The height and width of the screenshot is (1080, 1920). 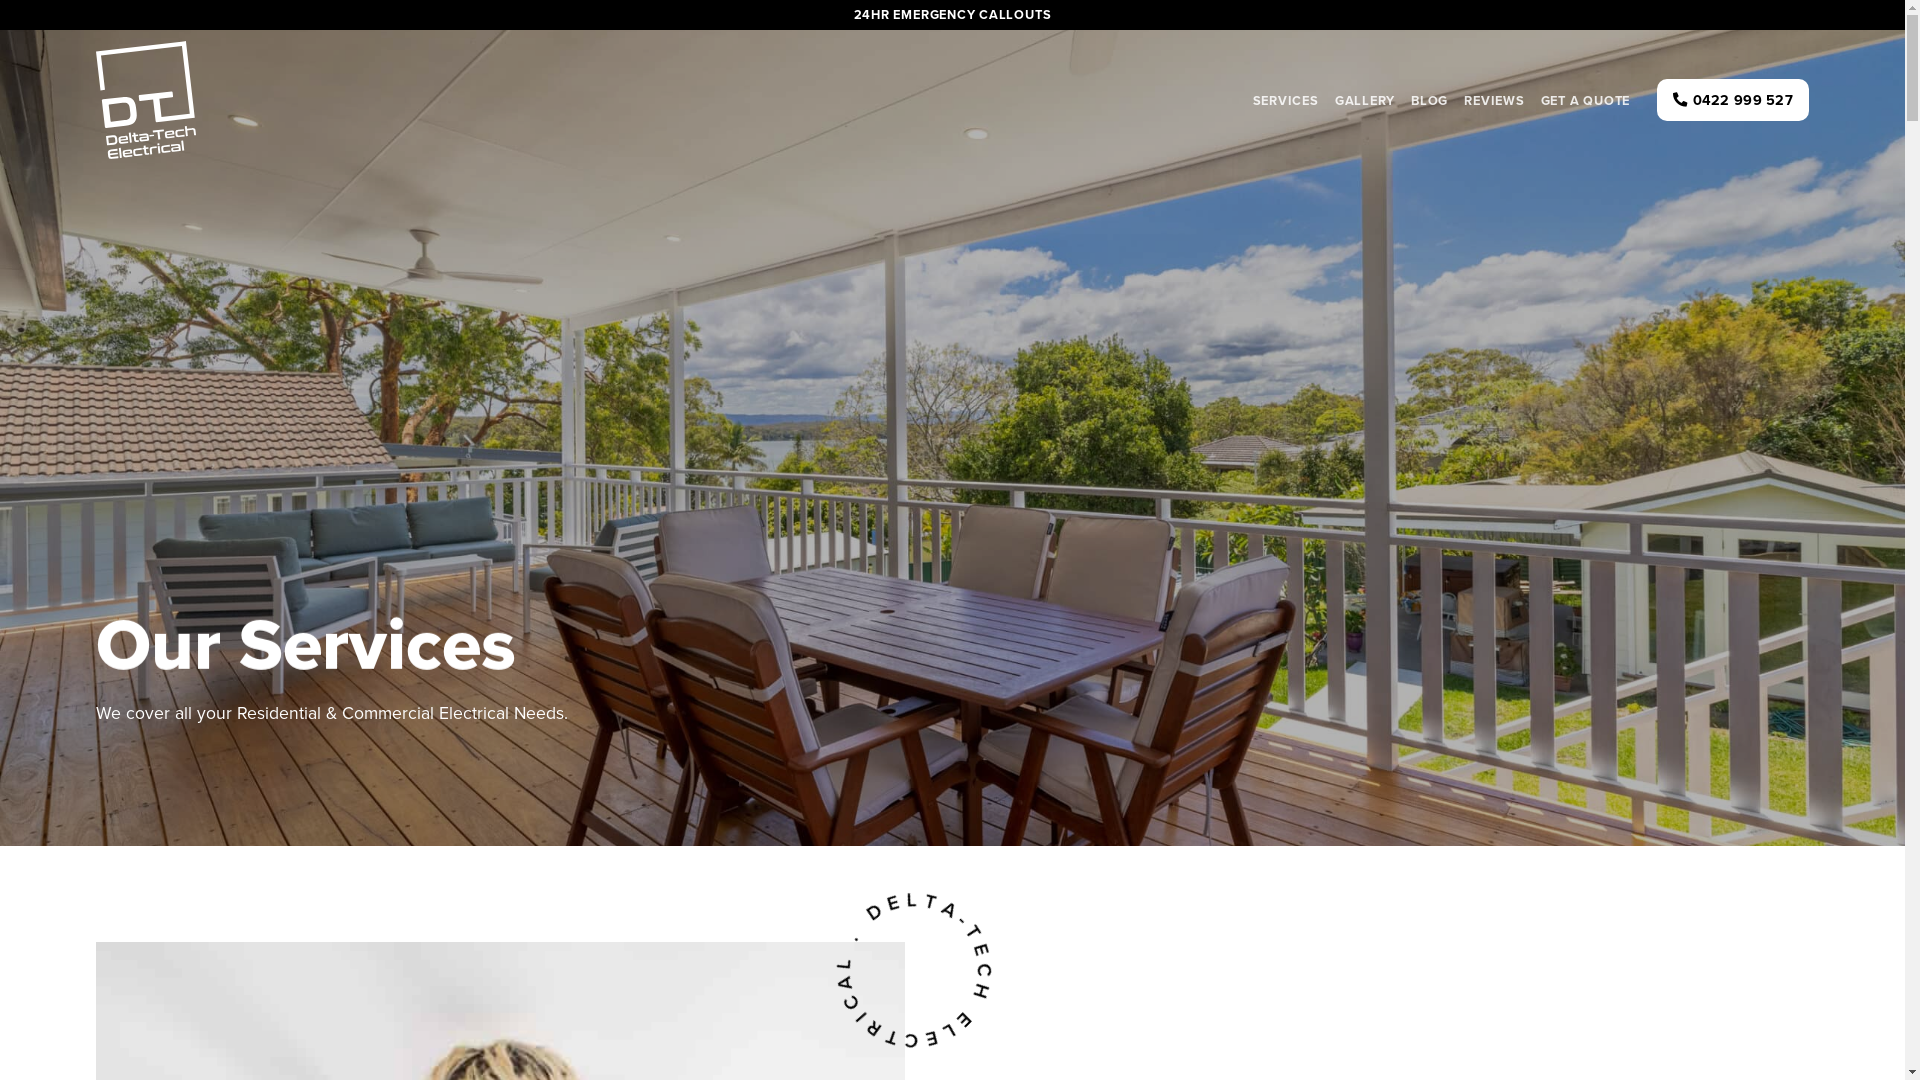 What do you see at coordinates (952, 14) in the screenshot?
I see `'24HR EMERGENCY CALLOUTS'` at bounding box center [952, 14].